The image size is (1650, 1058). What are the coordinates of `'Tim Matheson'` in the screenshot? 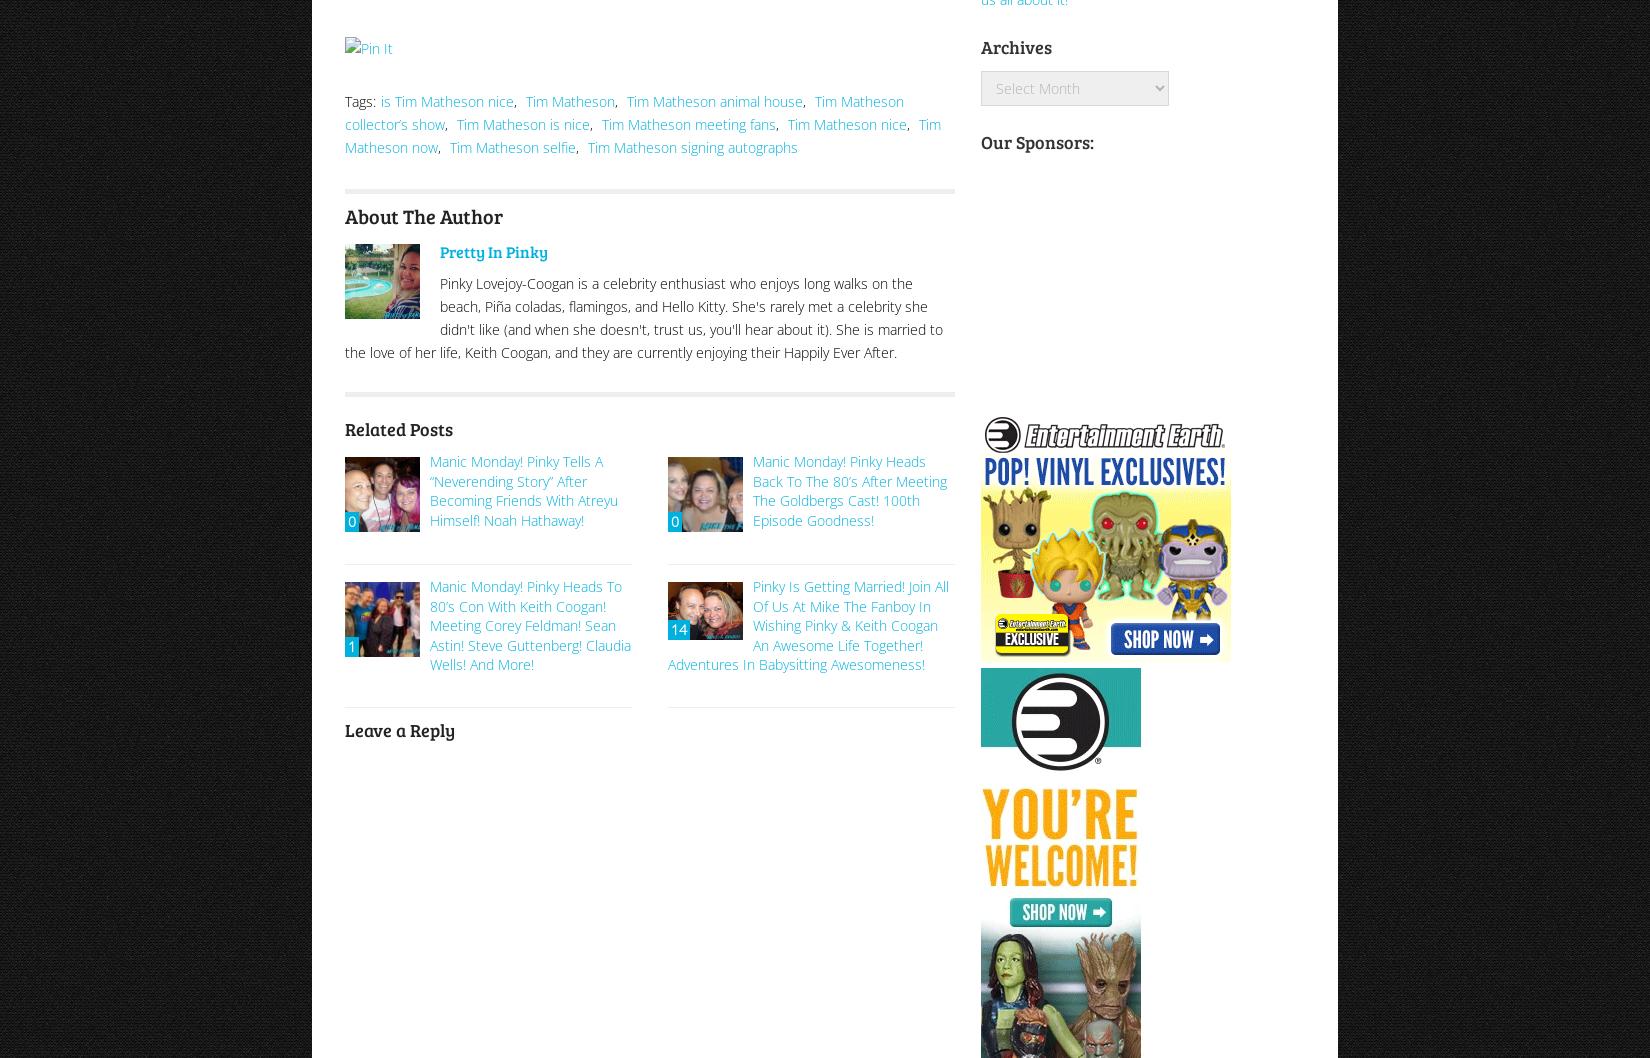 It's located at (569, 99).